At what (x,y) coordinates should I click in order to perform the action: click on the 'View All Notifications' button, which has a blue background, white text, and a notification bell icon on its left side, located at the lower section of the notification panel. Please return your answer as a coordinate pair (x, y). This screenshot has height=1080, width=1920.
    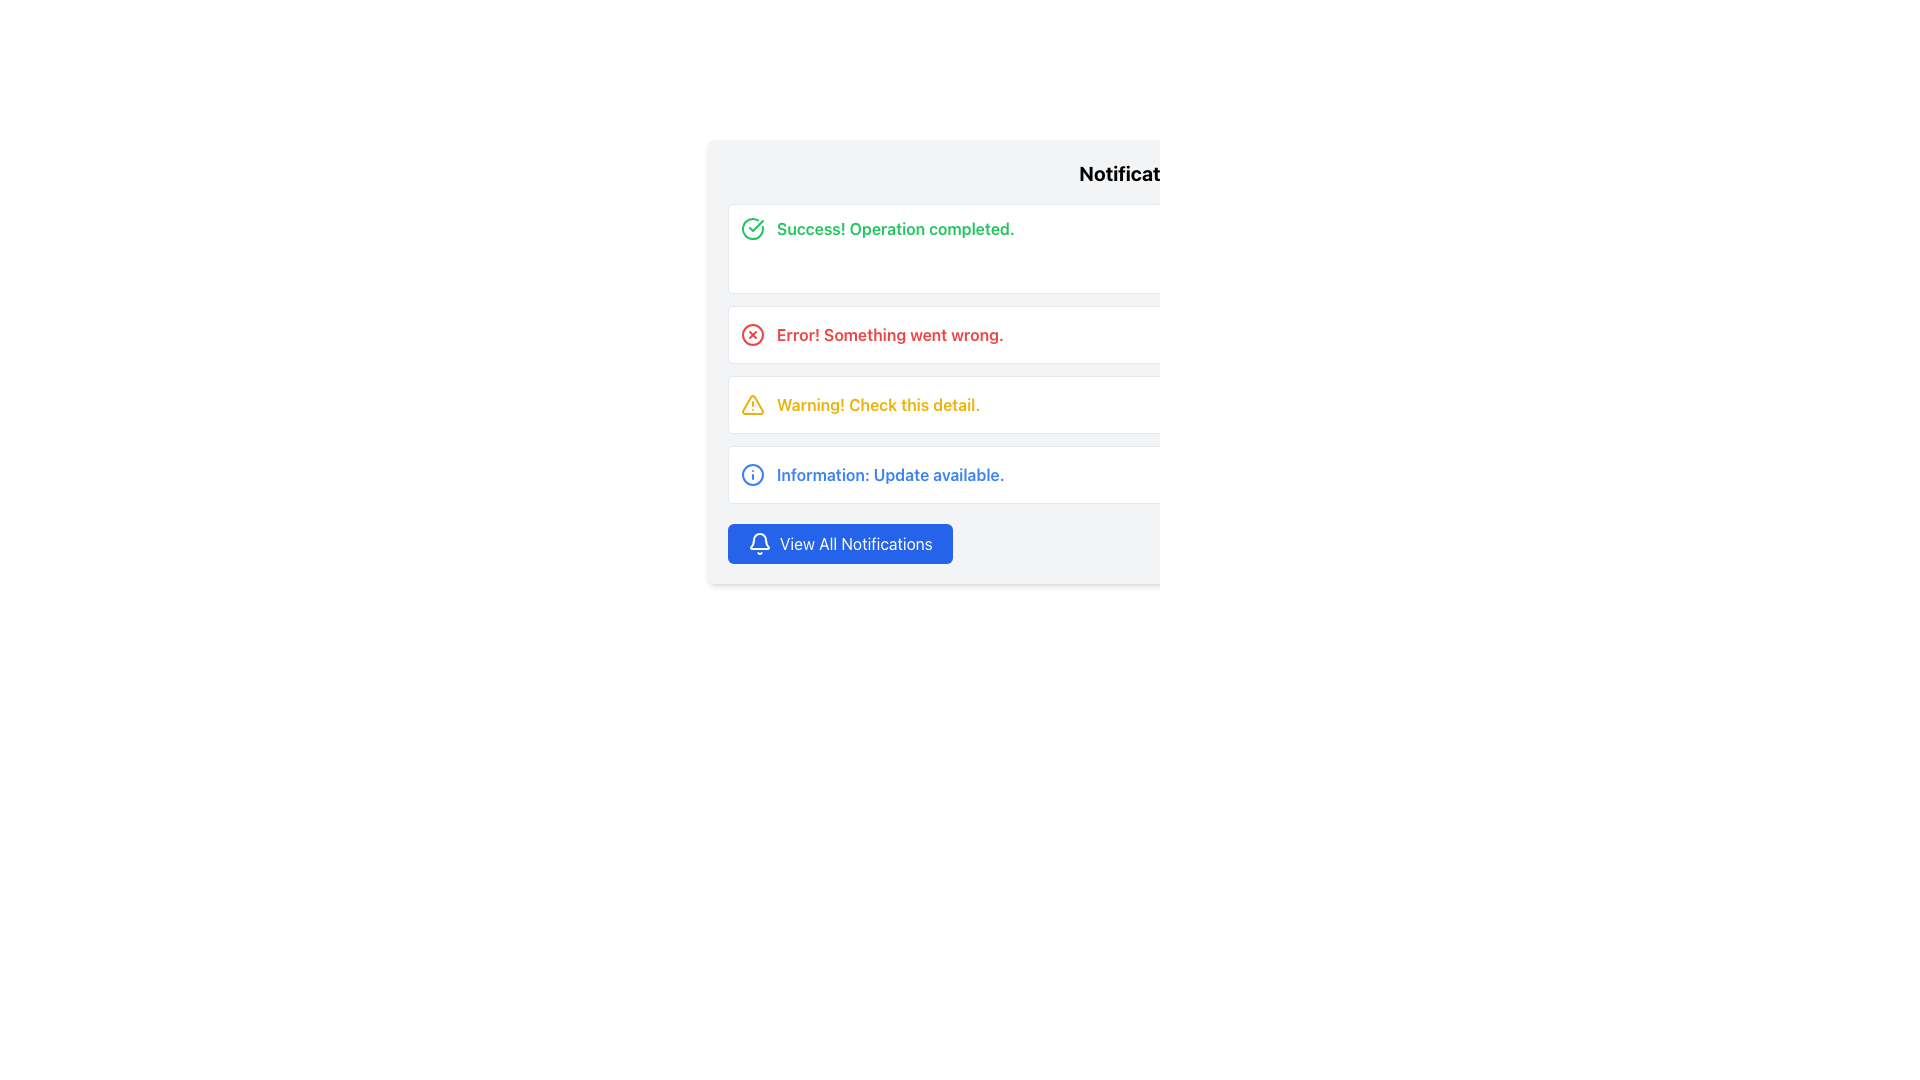
    Looking at the image, I should click on (840, 543).